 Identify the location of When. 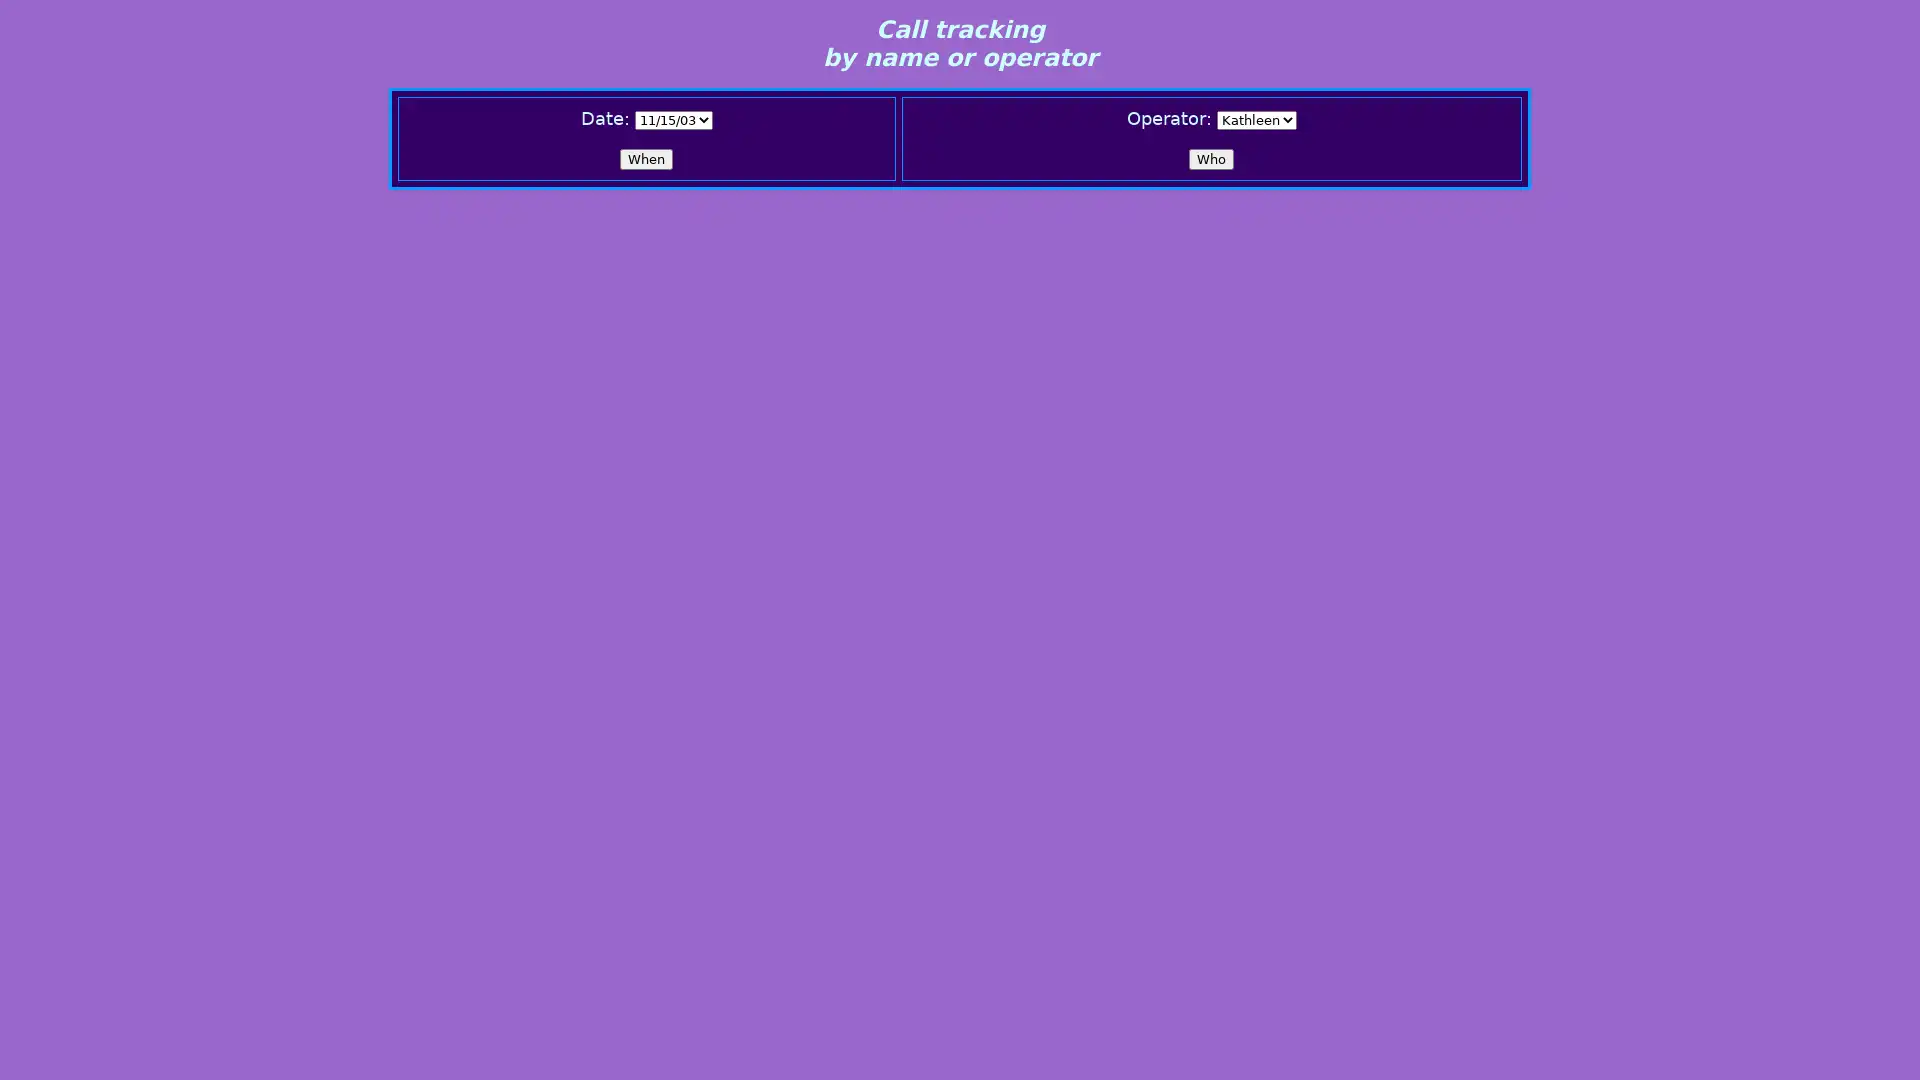
(646, 158).